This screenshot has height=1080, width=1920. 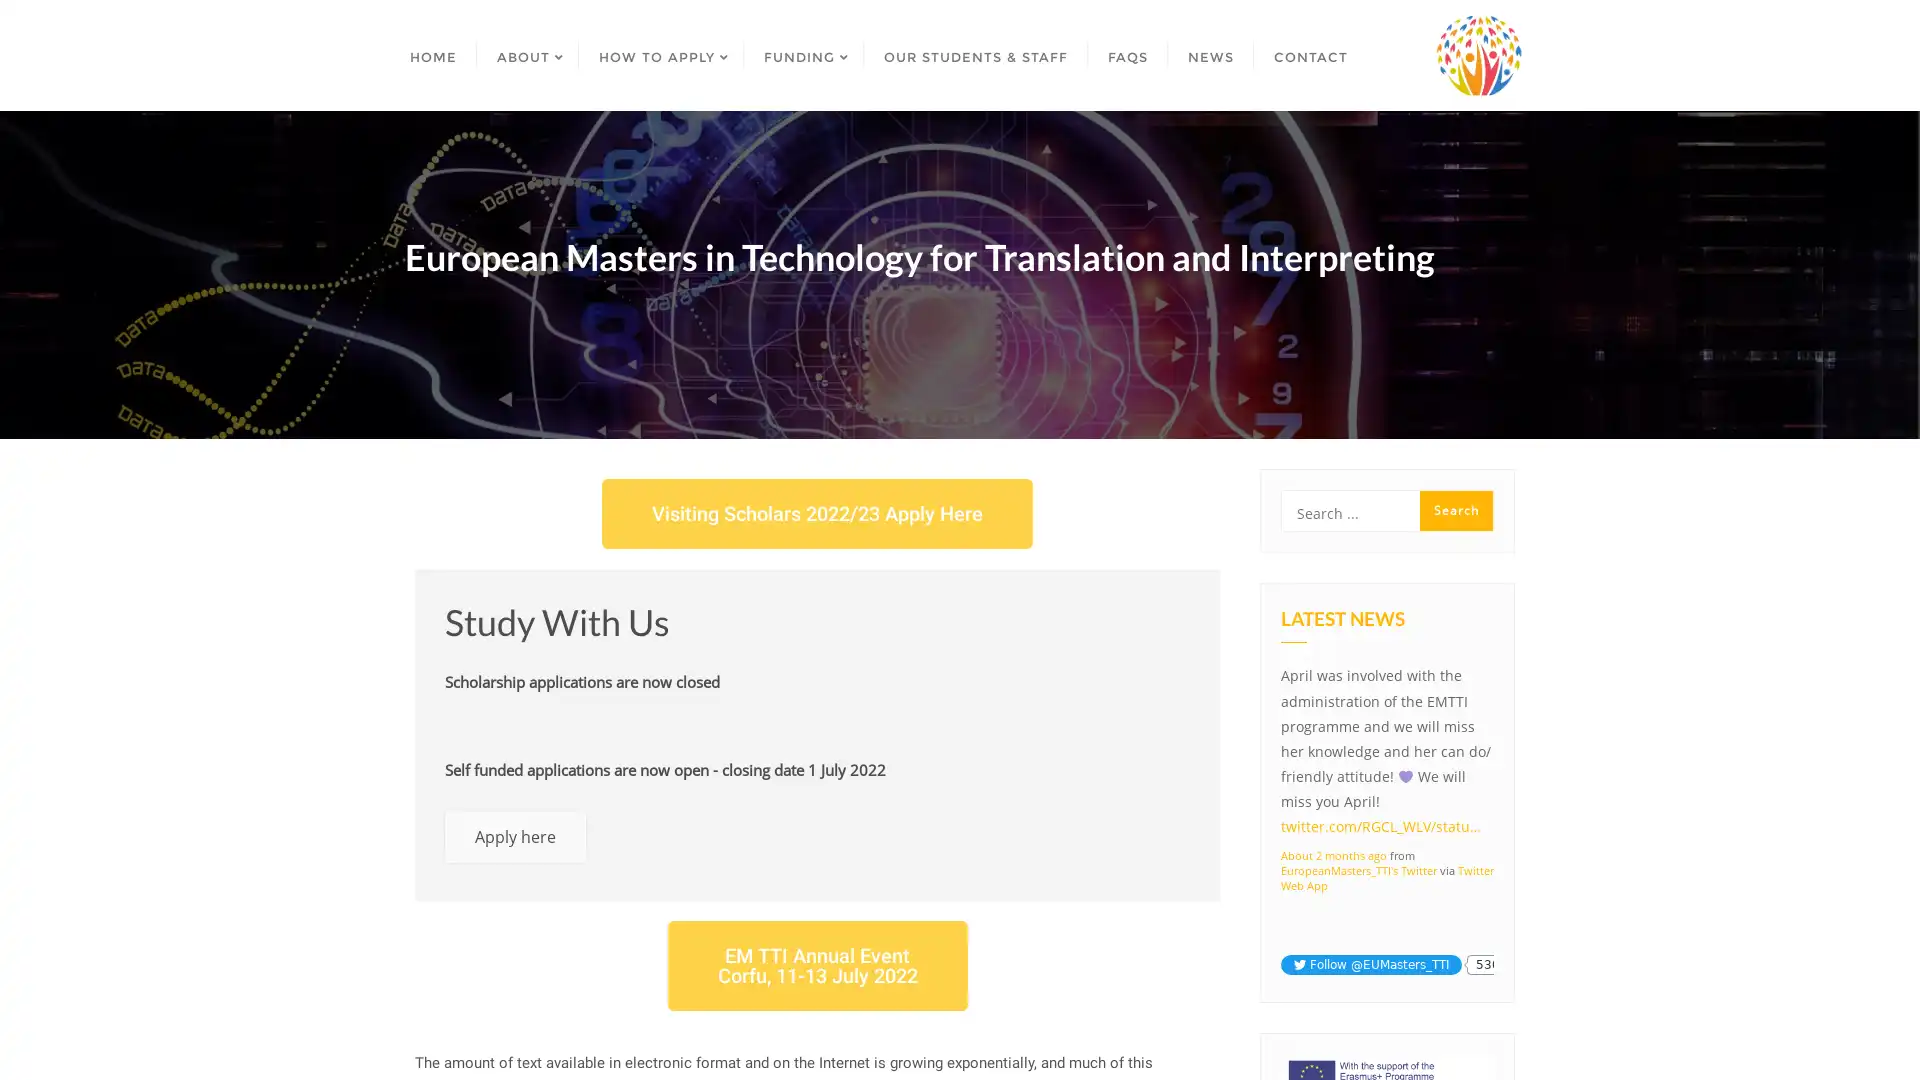 What do you see at coordinates (1456, 509) in the screenshot?
I see `Search` at bounding box center [1456, 509].